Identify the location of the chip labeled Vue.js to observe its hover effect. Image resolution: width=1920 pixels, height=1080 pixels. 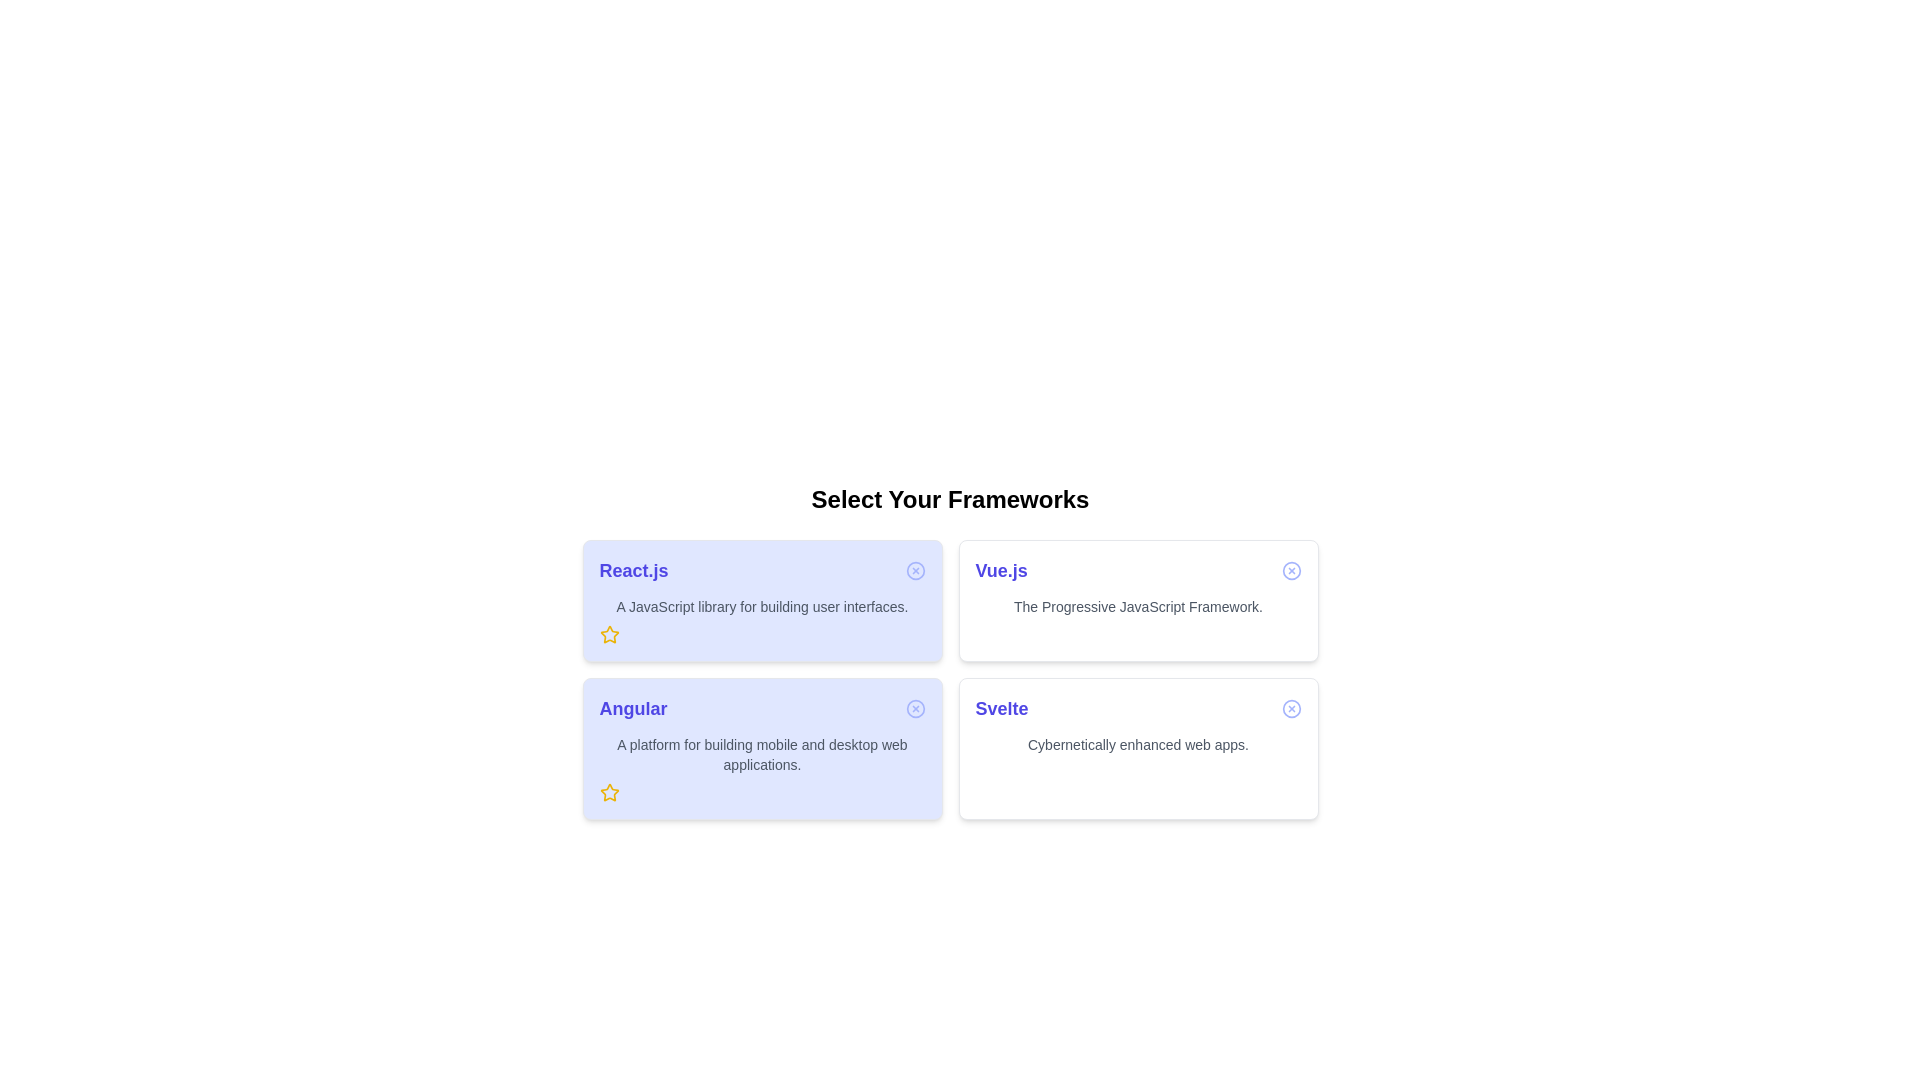
(1138, 600).